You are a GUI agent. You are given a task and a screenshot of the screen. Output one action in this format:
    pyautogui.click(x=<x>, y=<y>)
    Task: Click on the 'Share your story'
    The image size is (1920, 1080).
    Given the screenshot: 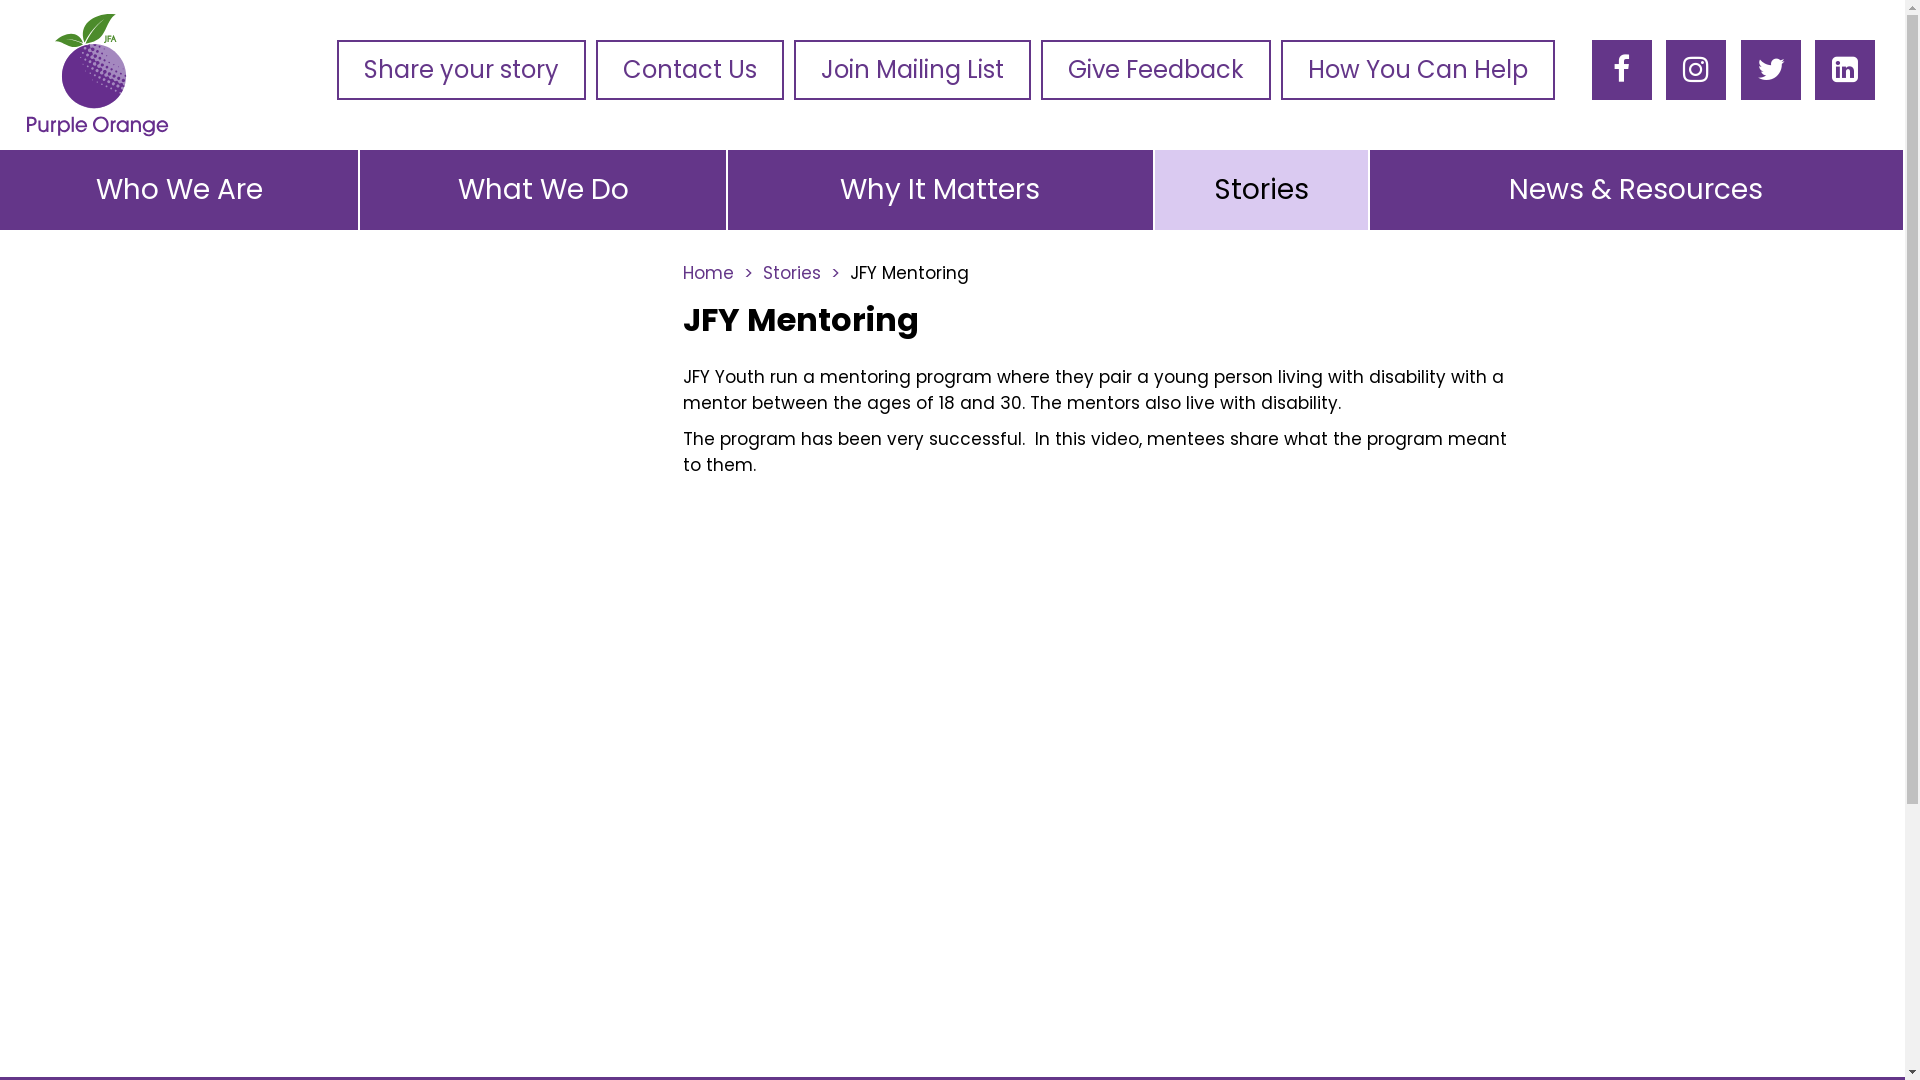 What is the action you would take?
    pyautogui.click(x=460, y=68)
    